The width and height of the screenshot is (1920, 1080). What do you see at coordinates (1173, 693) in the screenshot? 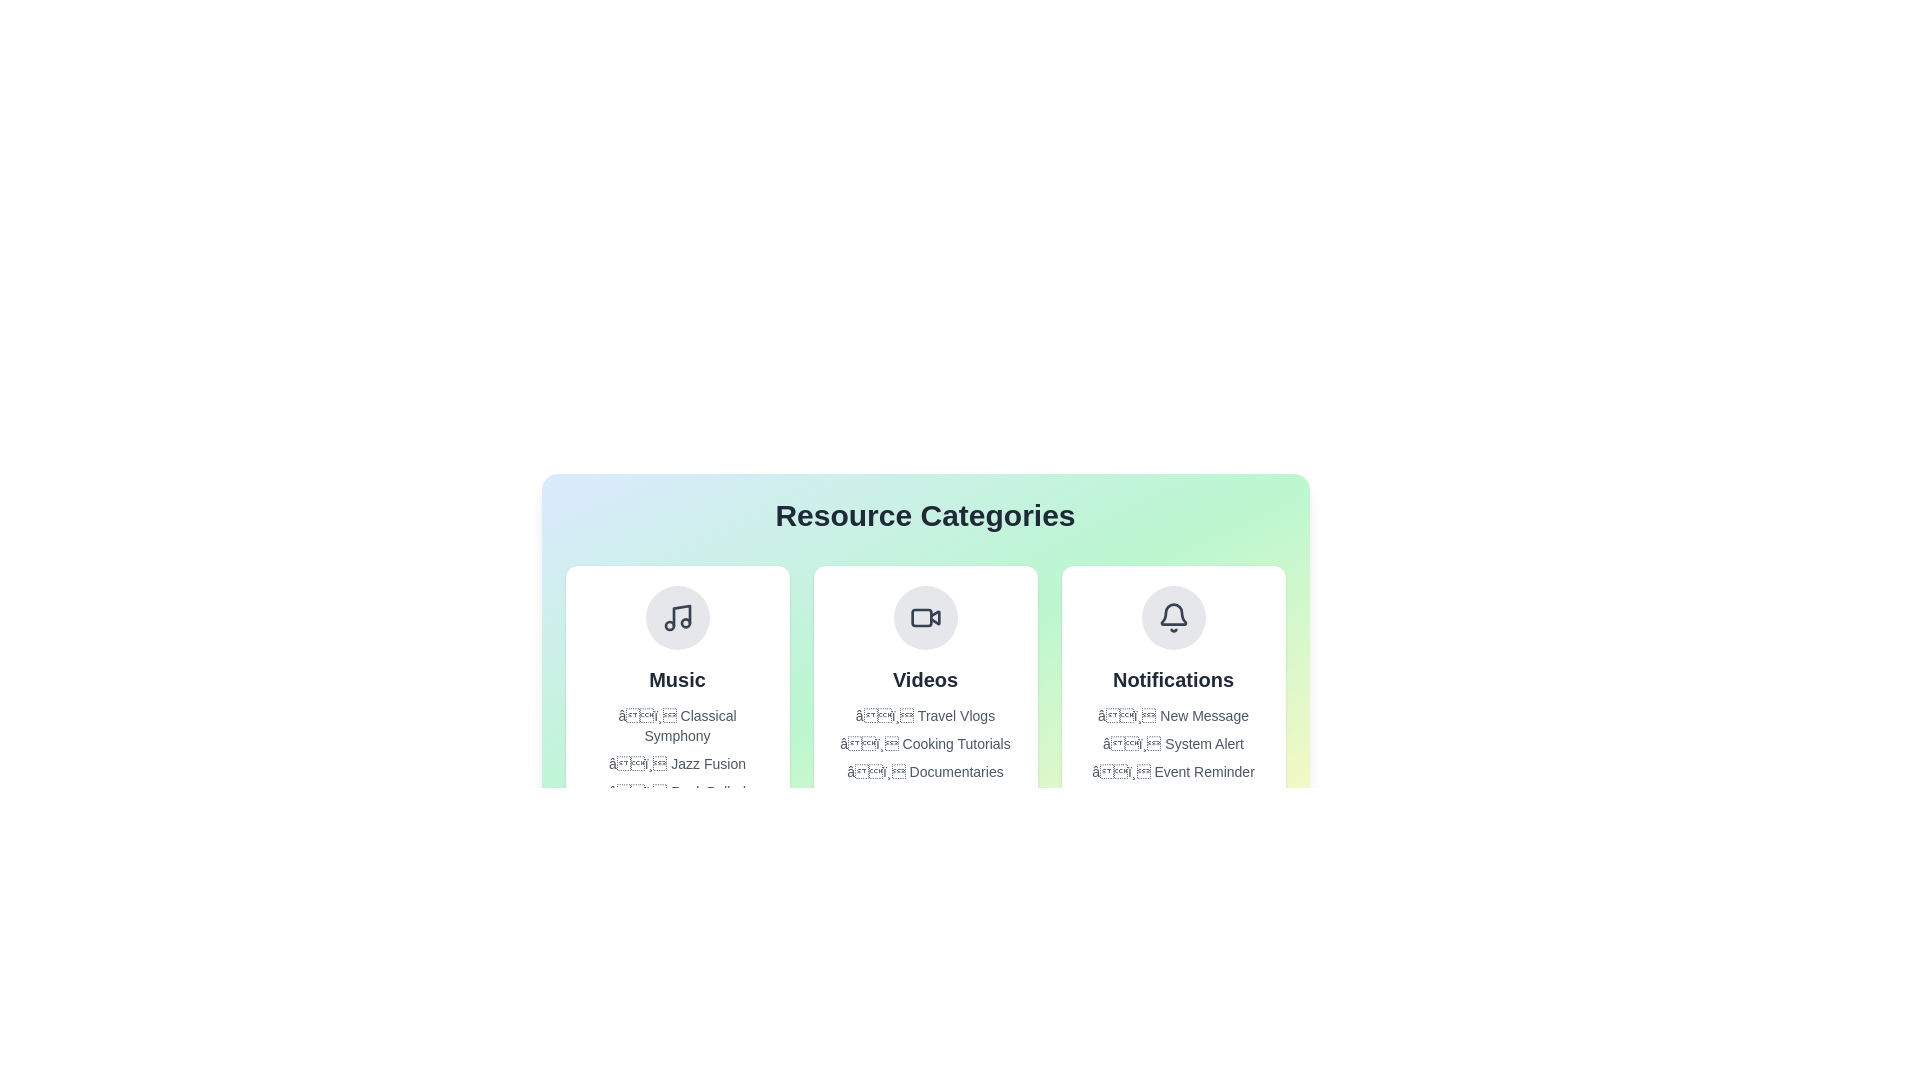
I see `the category panel for Notifications` at bounding box center [1173, 693].